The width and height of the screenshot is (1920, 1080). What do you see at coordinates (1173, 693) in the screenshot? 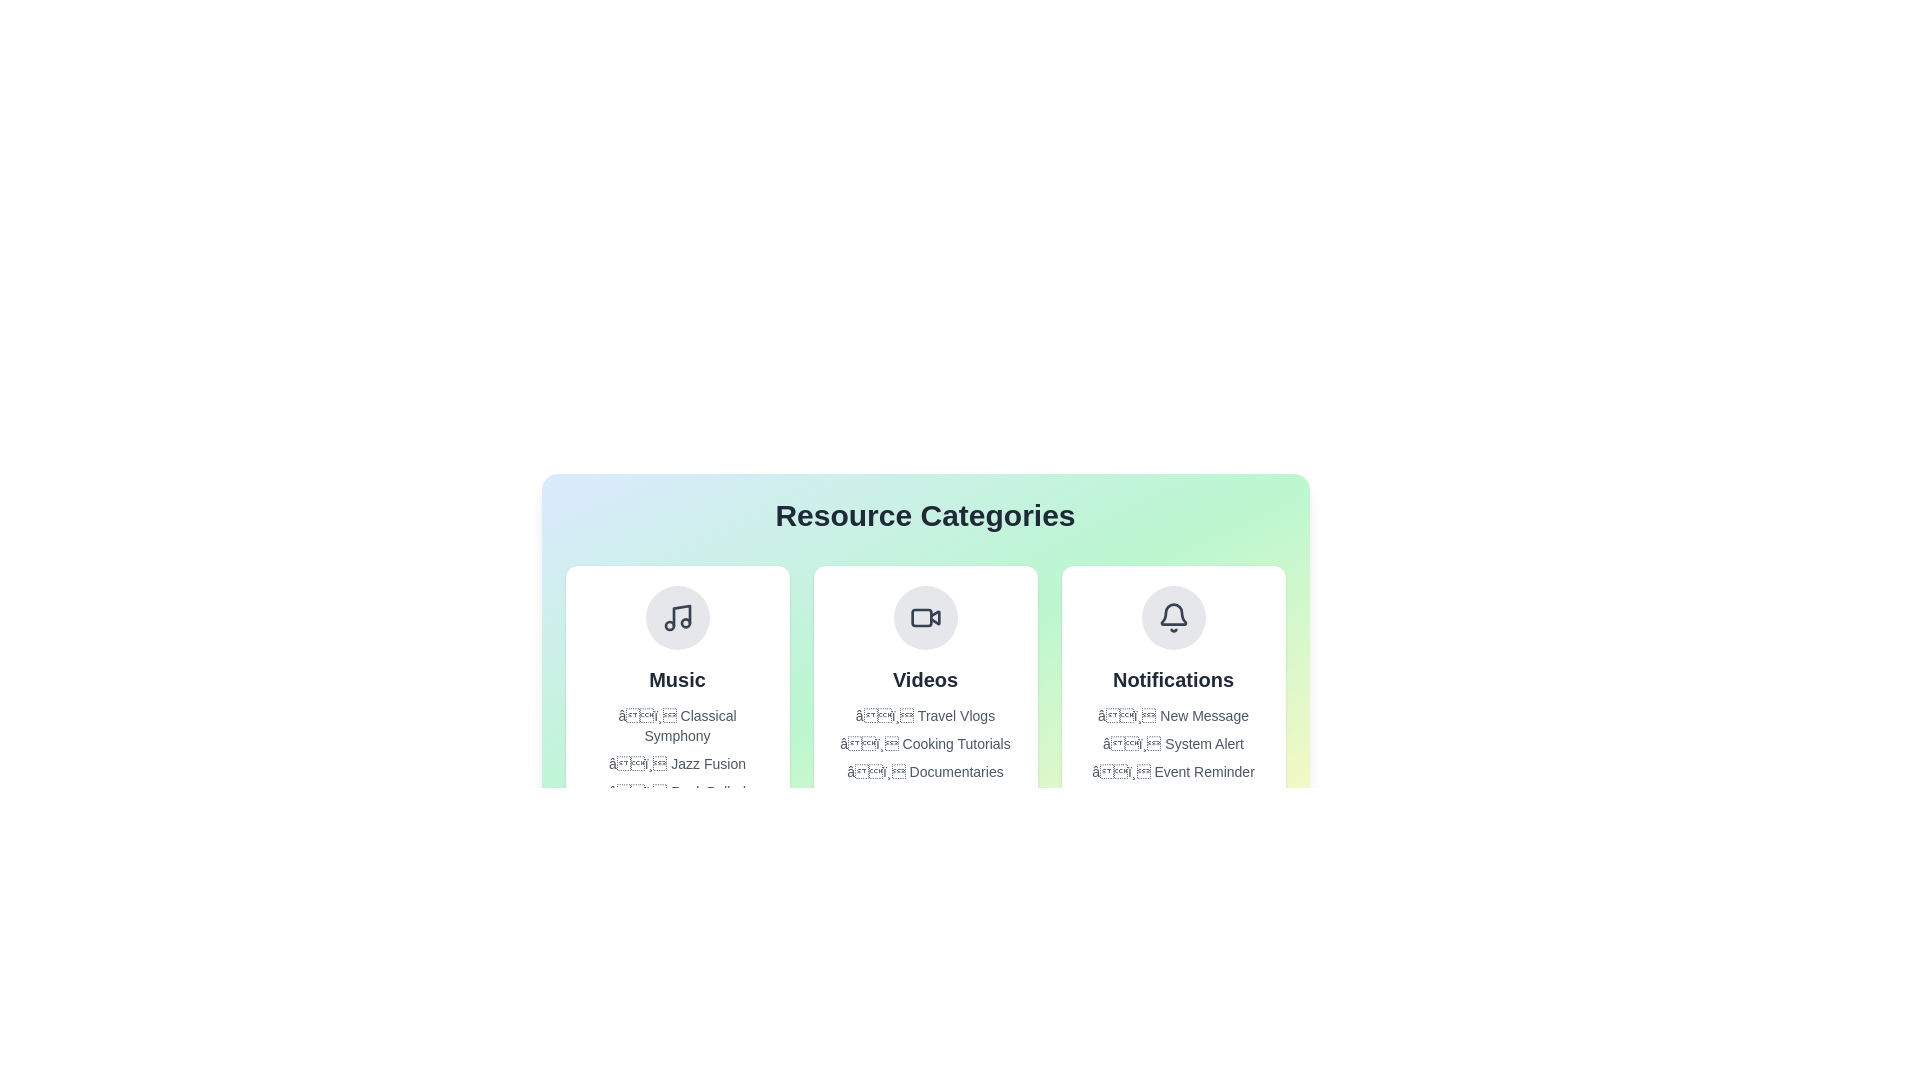
I see `the category panel for Notifications` at bounding box center [1173, 693].